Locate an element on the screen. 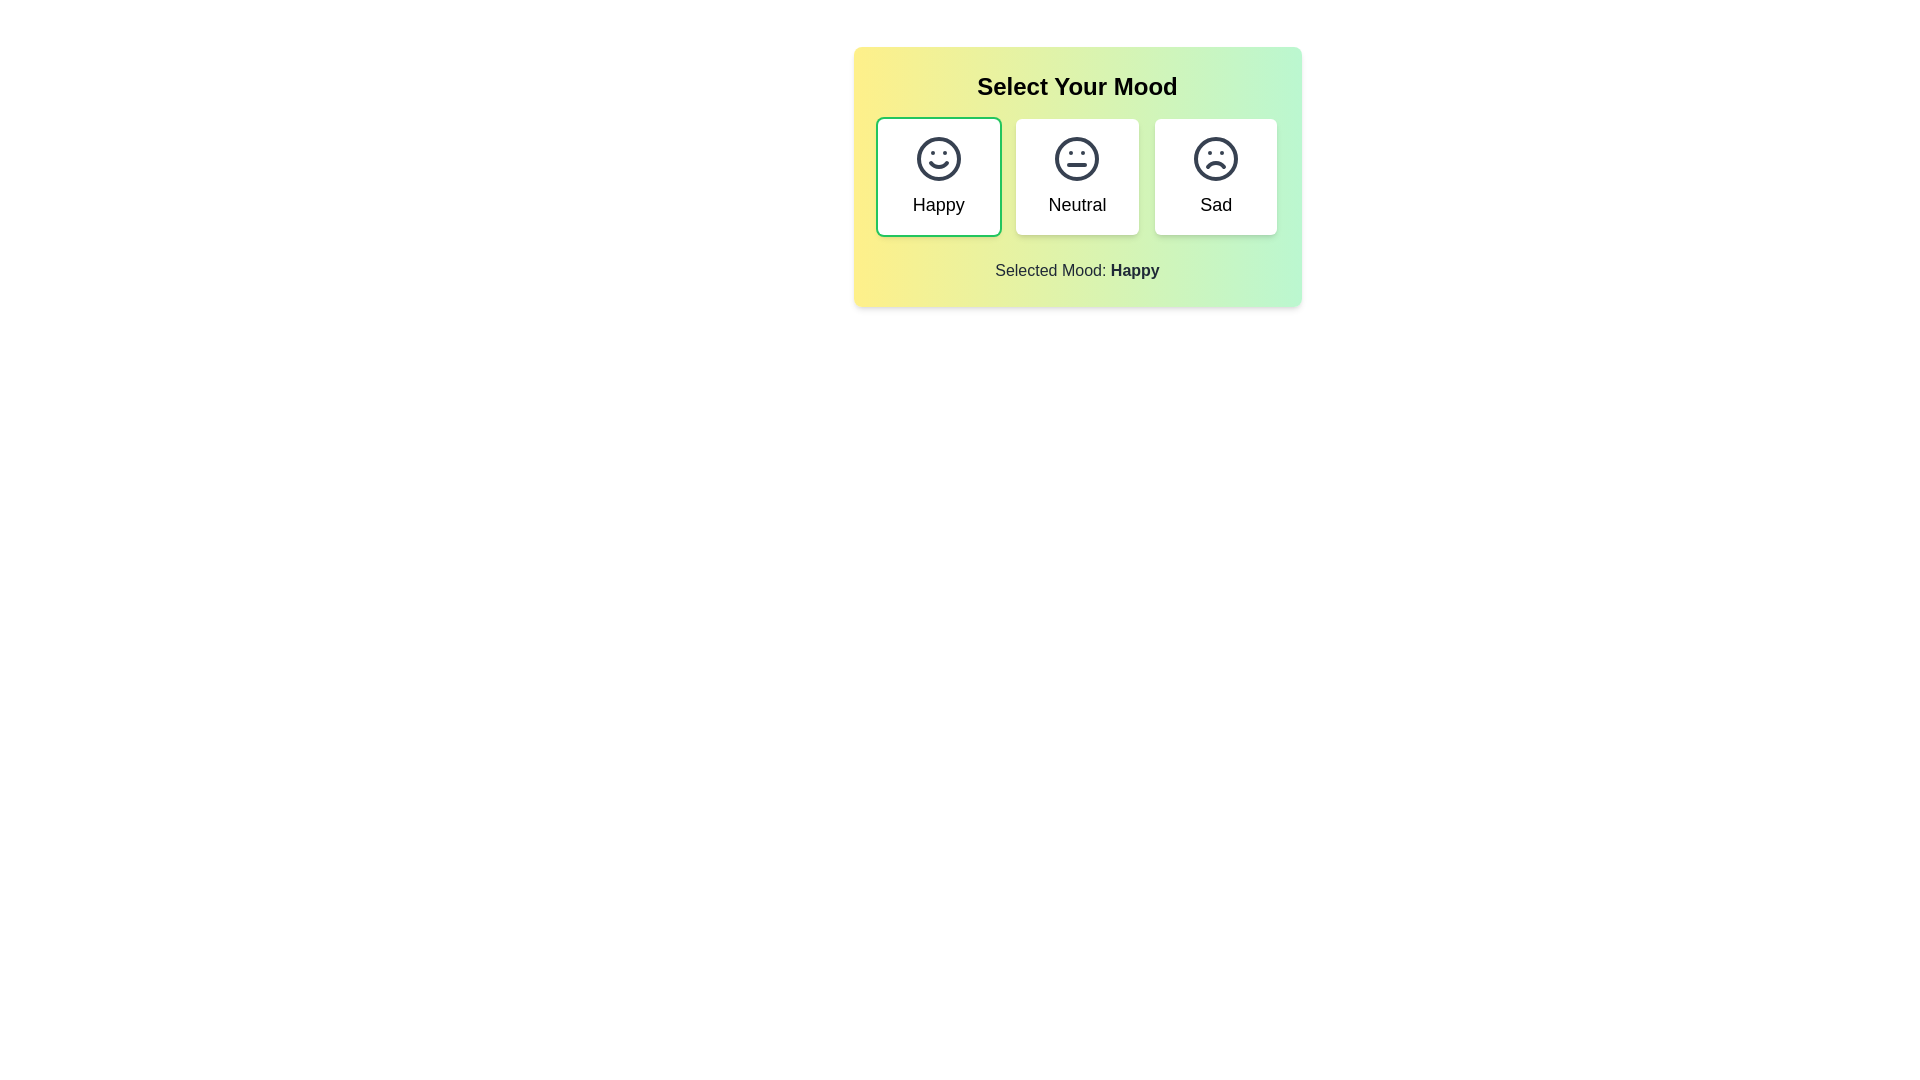 This screenshot has height=1080, width=1920. the 'Sad' mood label, which is located under a frown icon on the third tile from the left in the mood selection interface is located at coordinates (1215, 204).